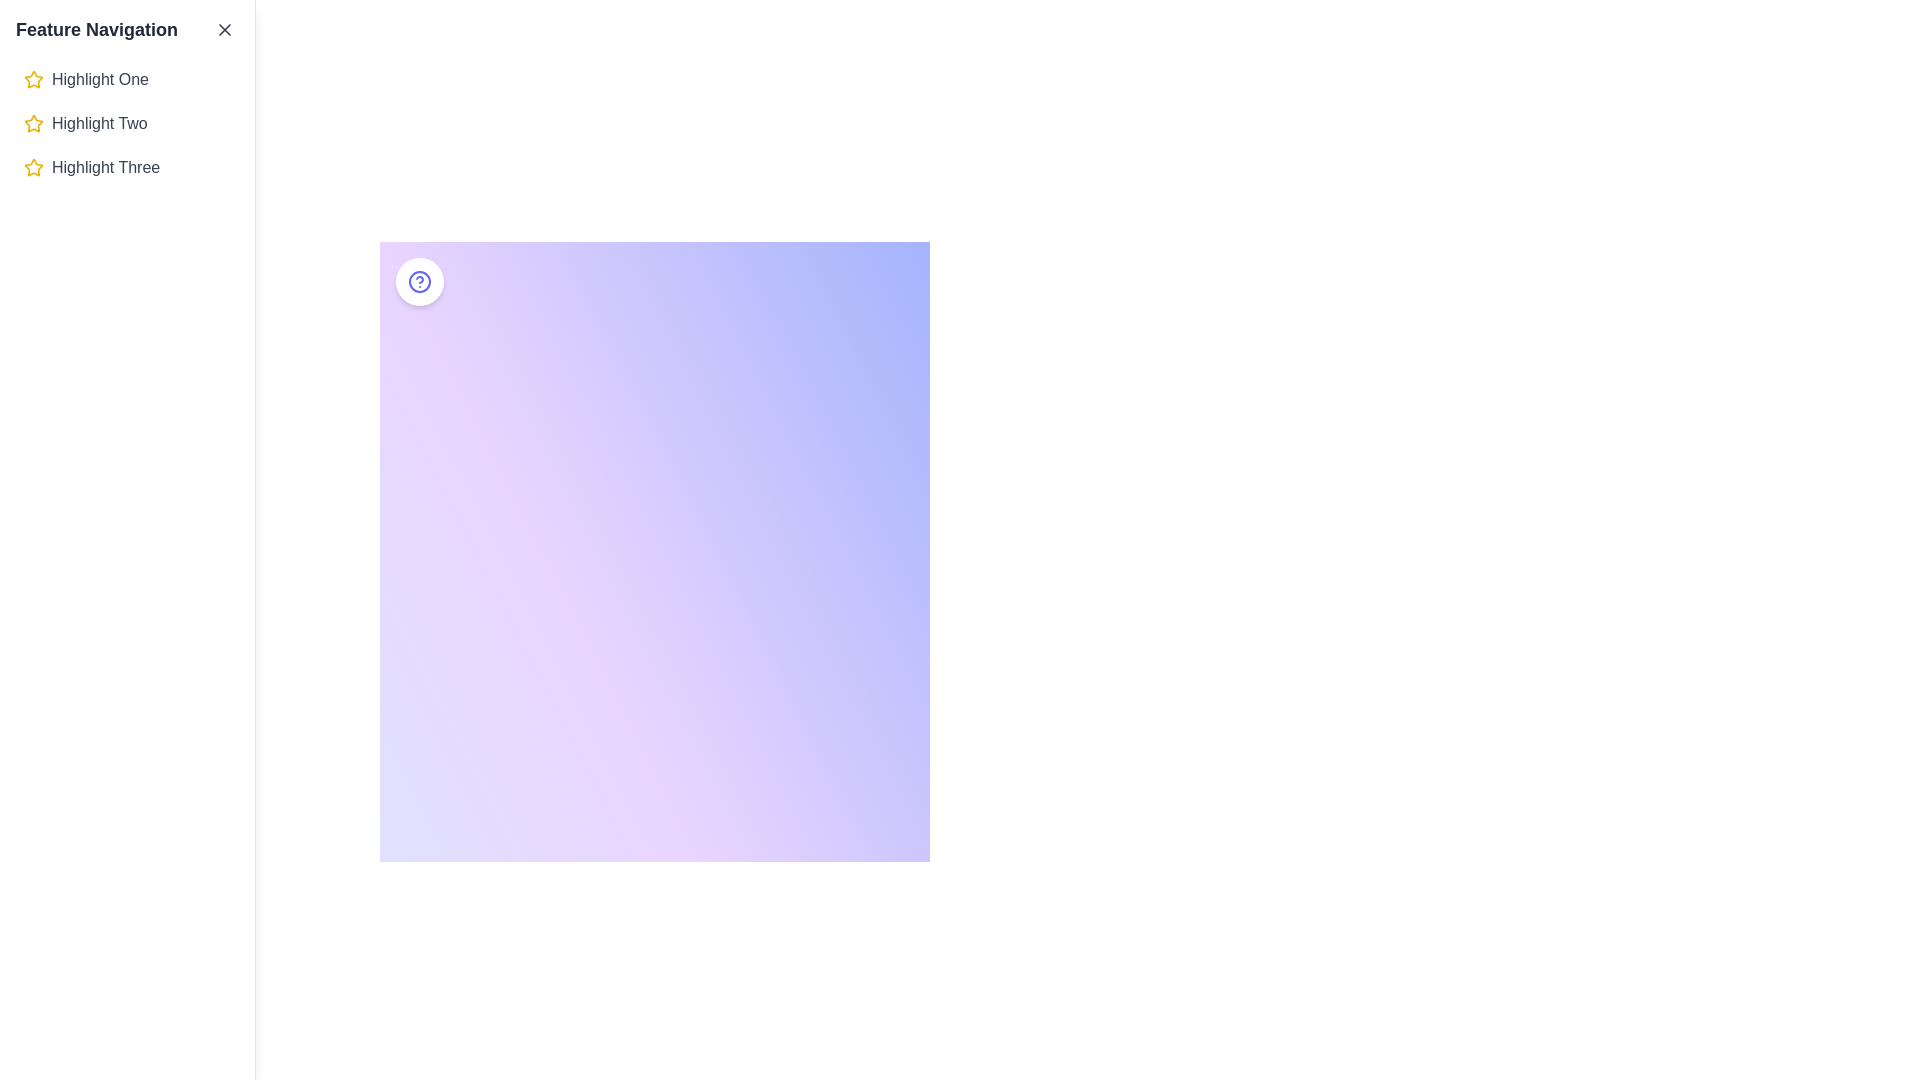  I want to click on the highlighted icon representing a featured or favorited status, which is the leftmost component of the 'Highlight Two' entry in the navigation list, so click(33, 123).